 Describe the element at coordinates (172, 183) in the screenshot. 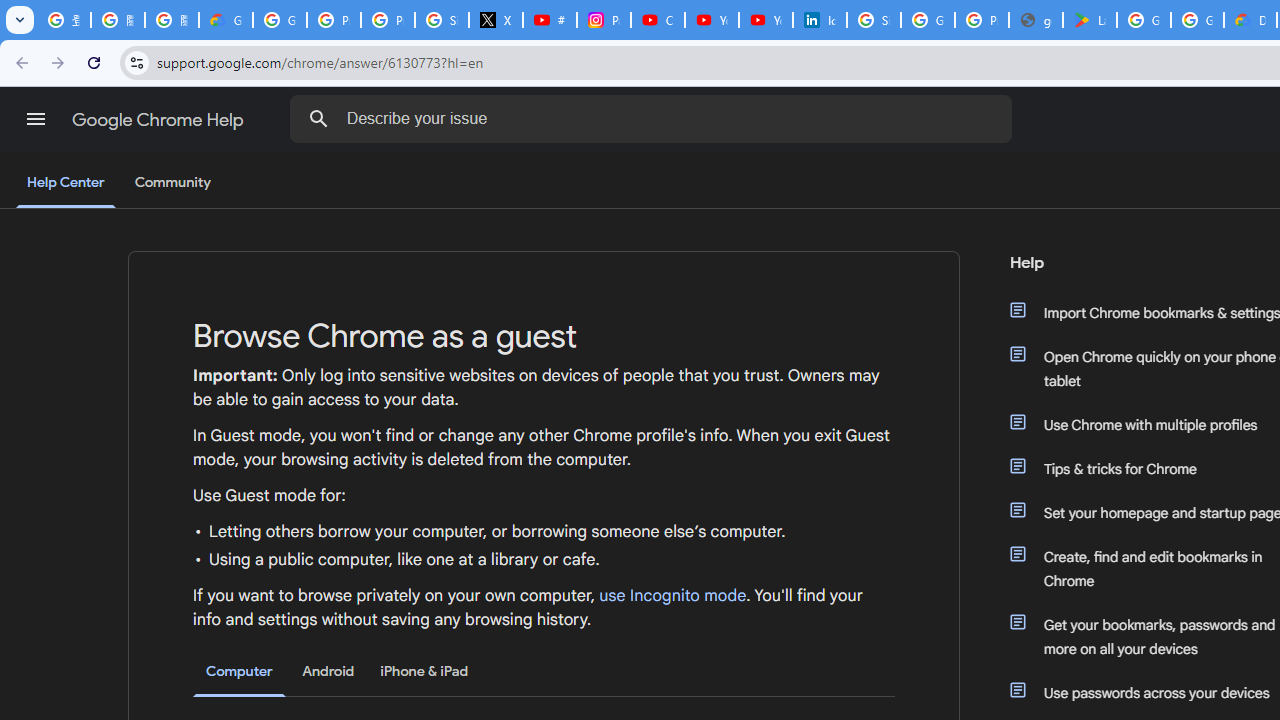

I see `'Community'` at that location.